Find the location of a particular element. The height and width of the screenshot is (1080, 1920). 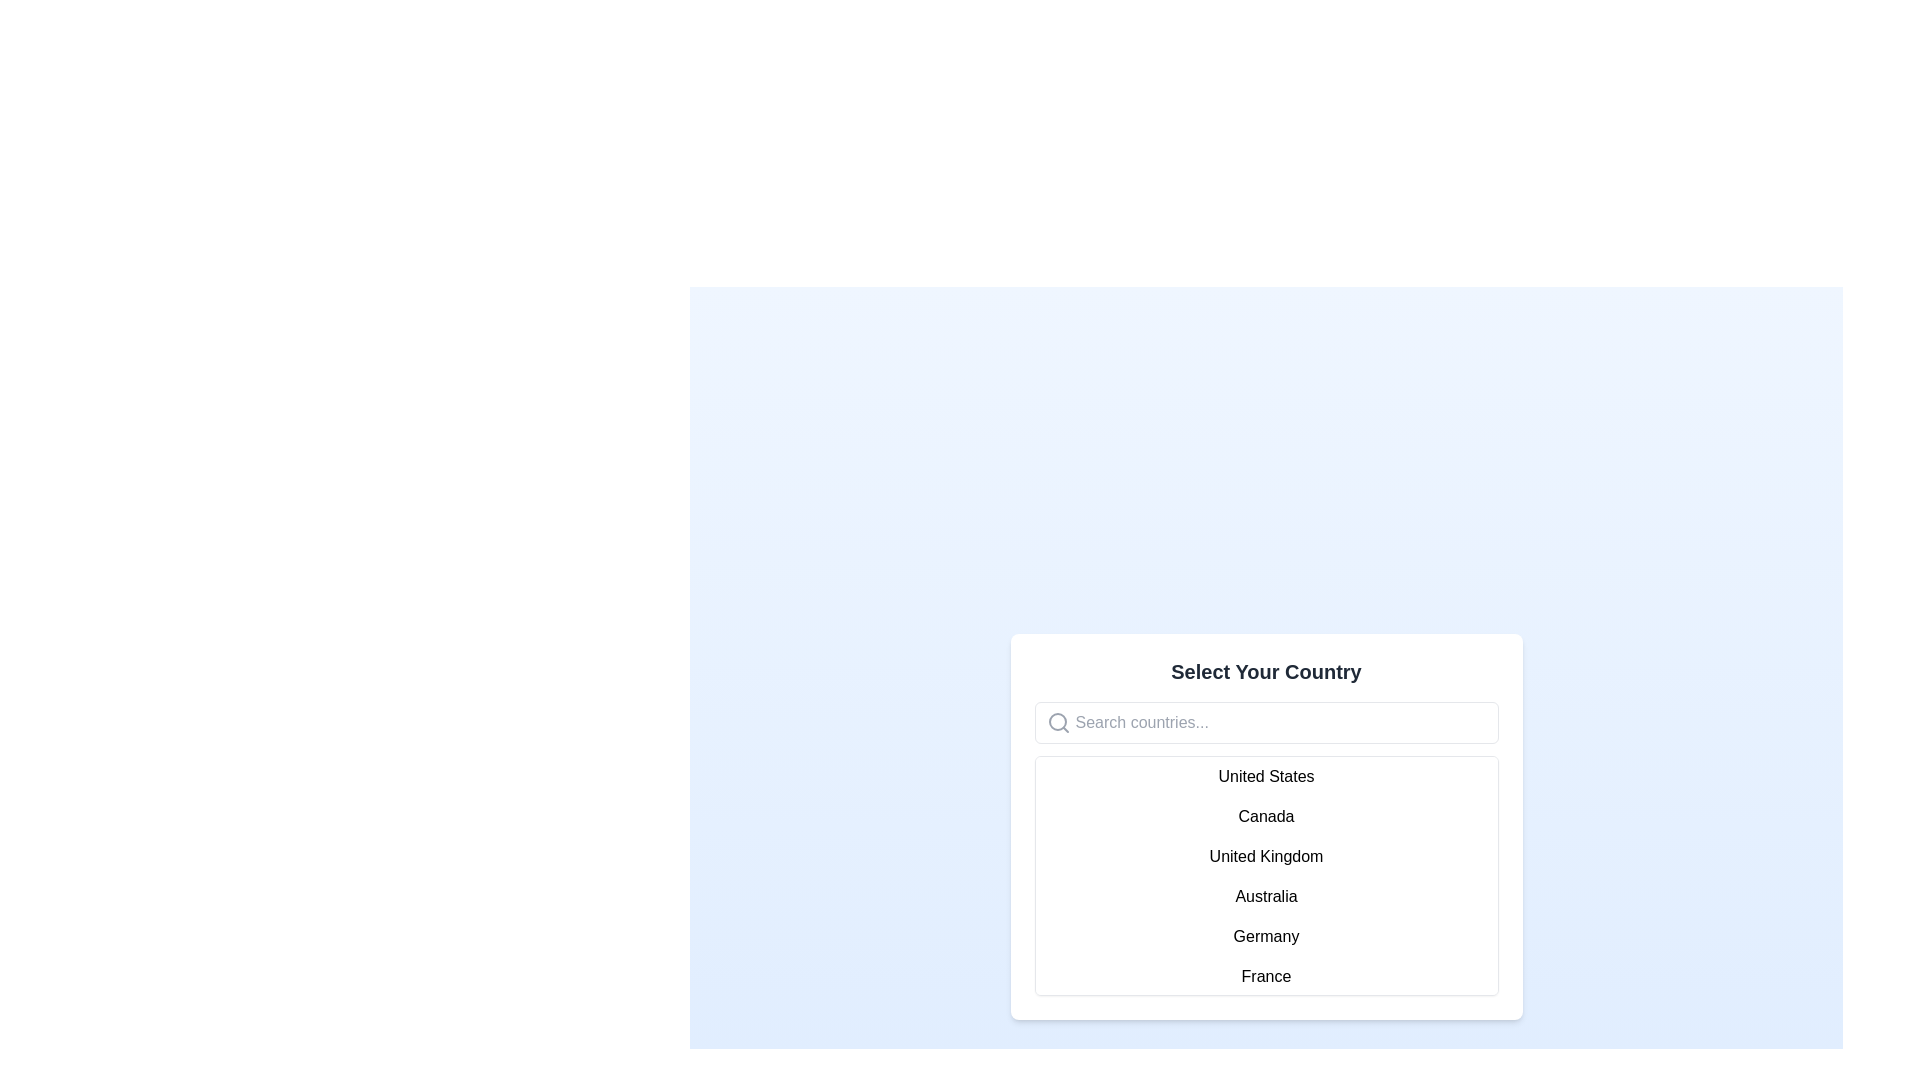

the circular magnifying glass icon located inside the search area at the left side of the input field in the search bar component, which is vertically aligned in the middle is located at coordinates (1057, 722).